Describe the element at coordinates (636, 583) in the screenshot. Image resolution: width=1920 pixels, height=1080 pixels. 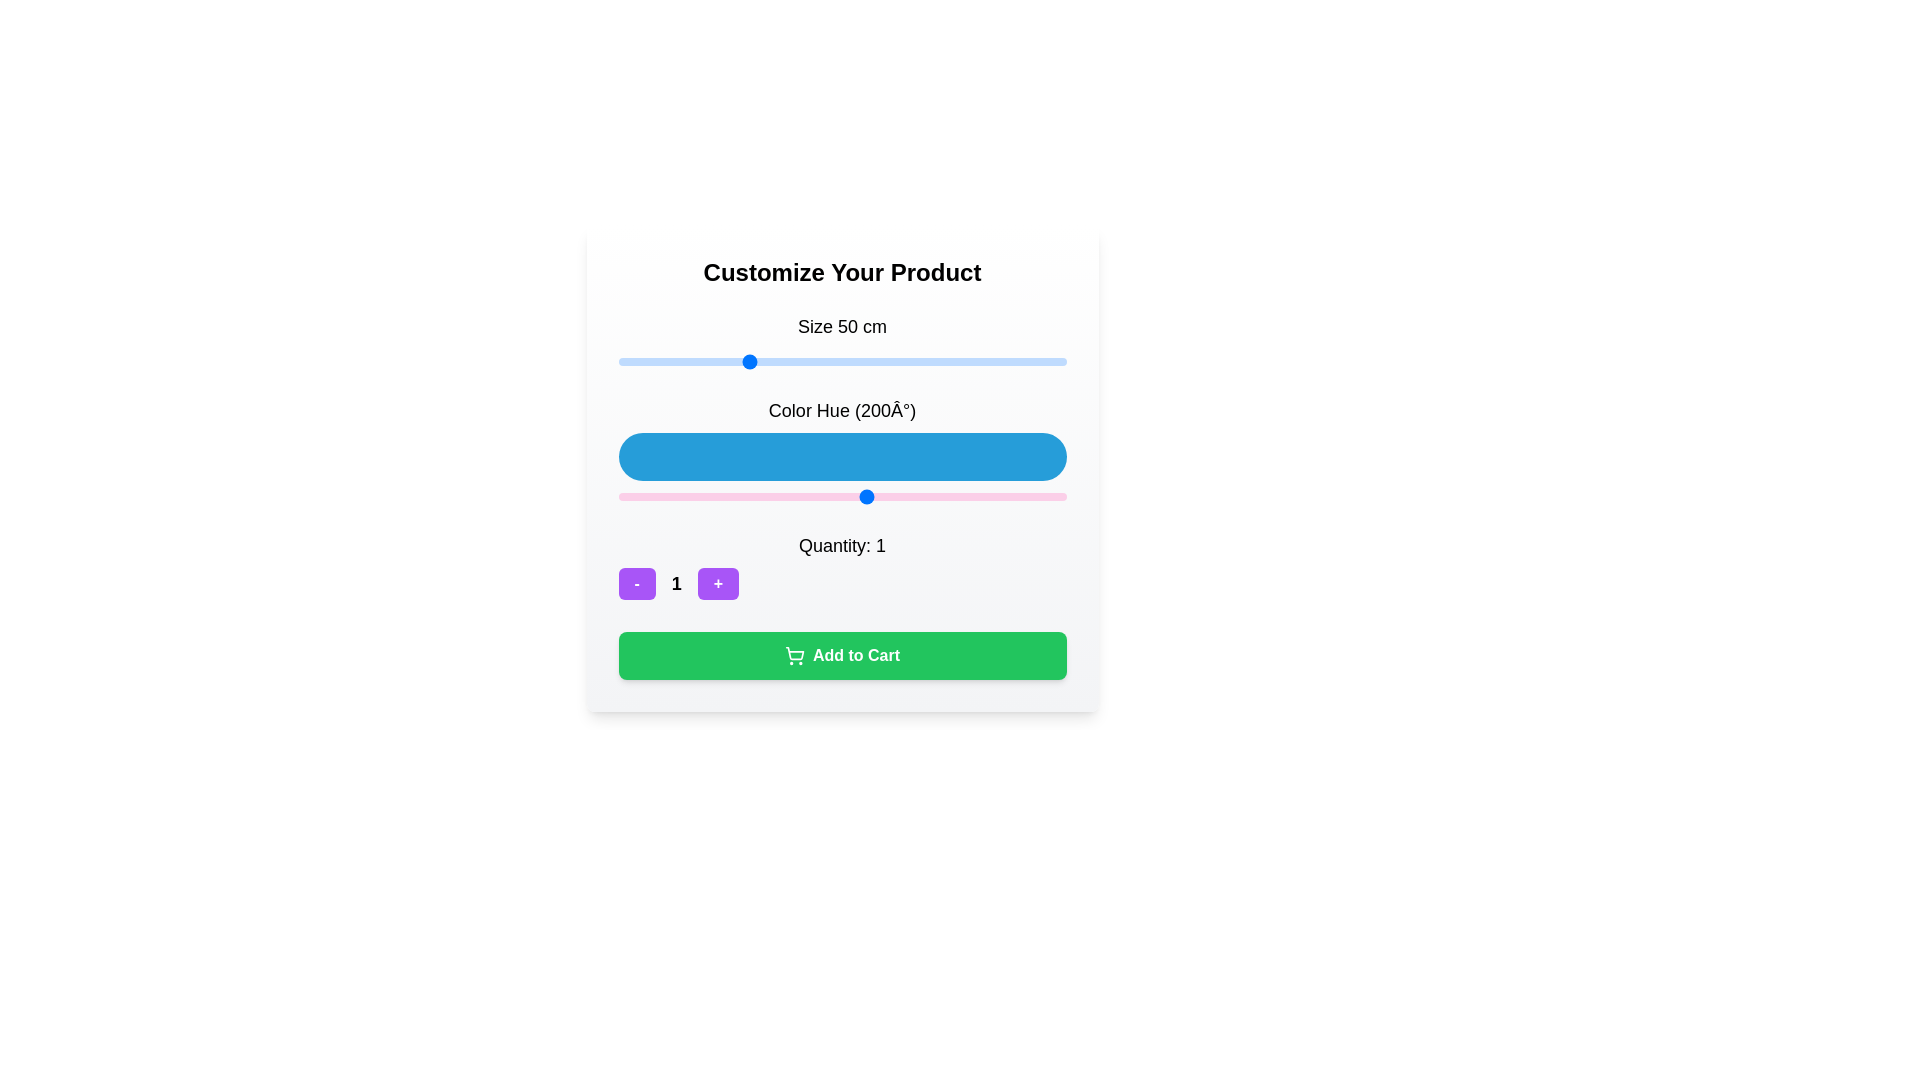
I see `the leftmost button in the quantity selector widget to trigger the visual hover effect` at that location.